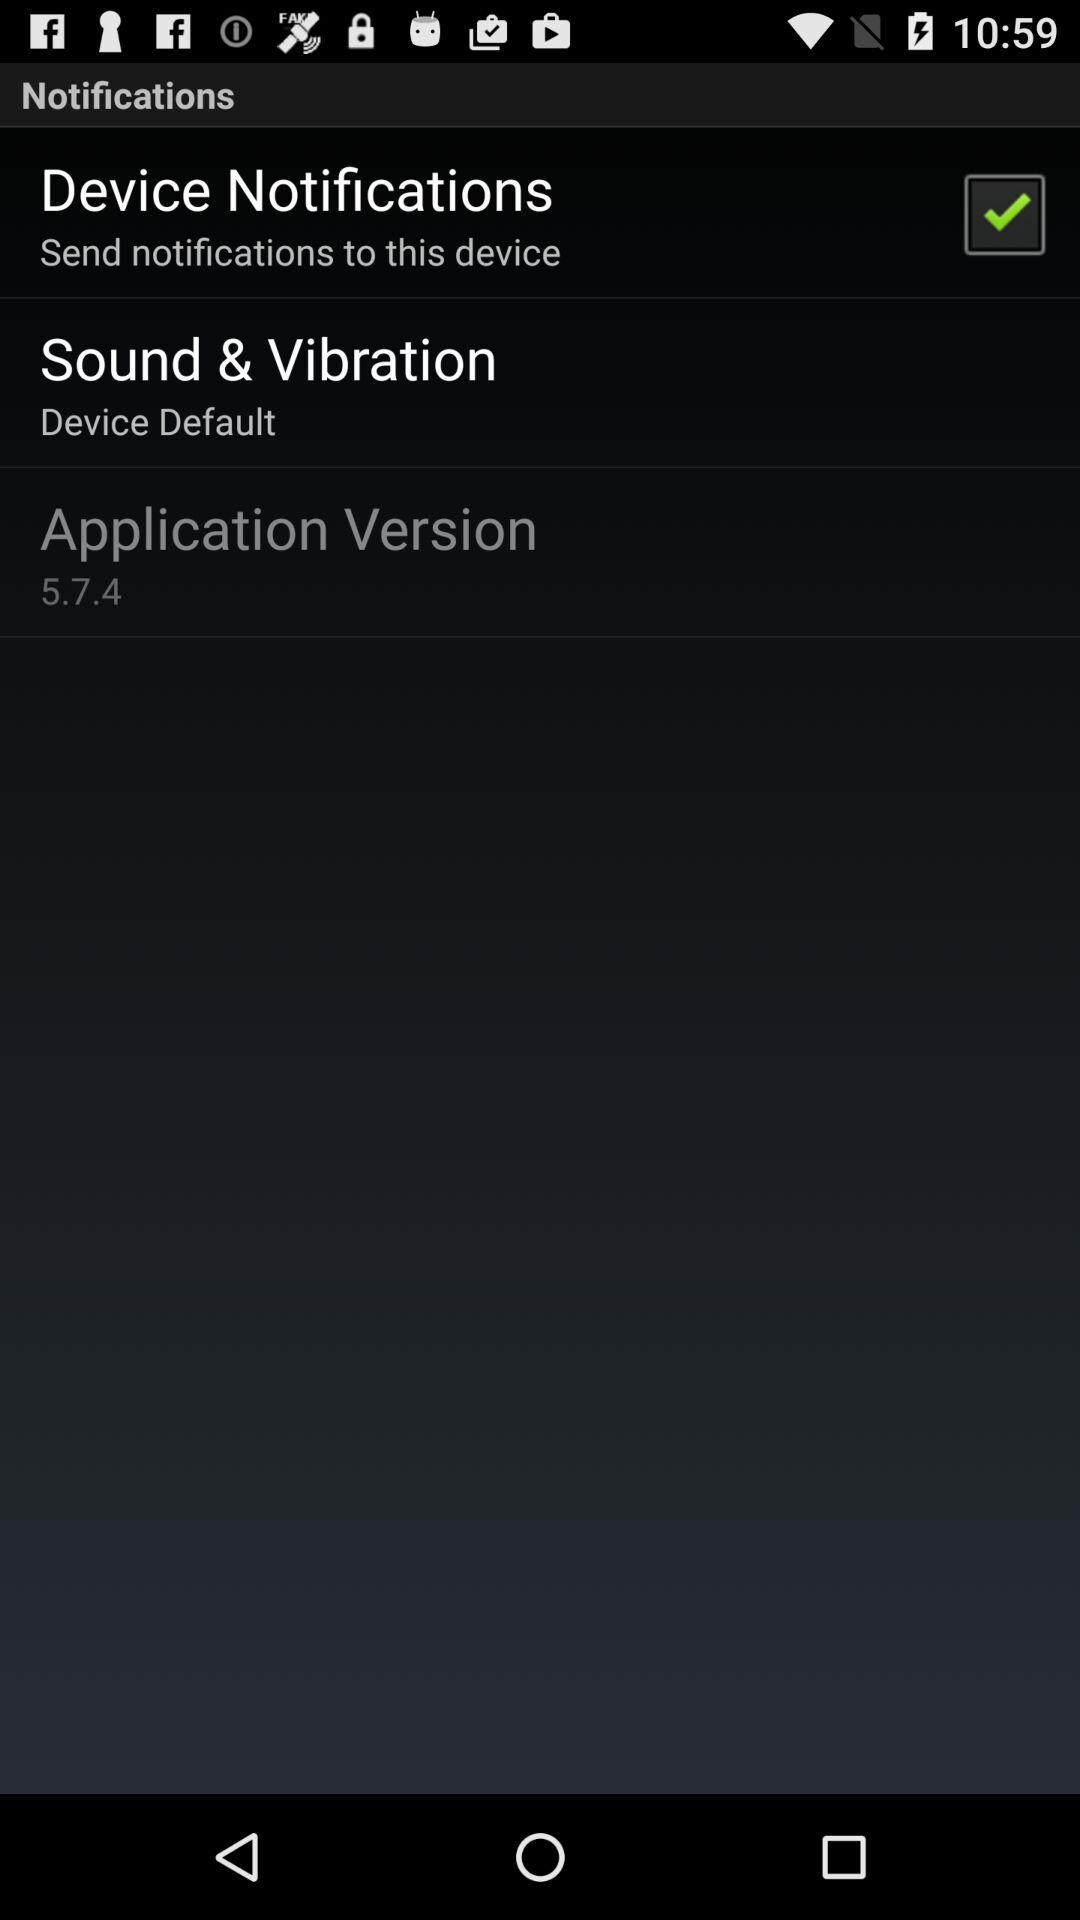 The width and height of the screenshot is (1080, 1920). What do you see at coordinates (1003, 212) in the screenshot?
I see `the icon below the notifications` at bounding box center [1003, 212].